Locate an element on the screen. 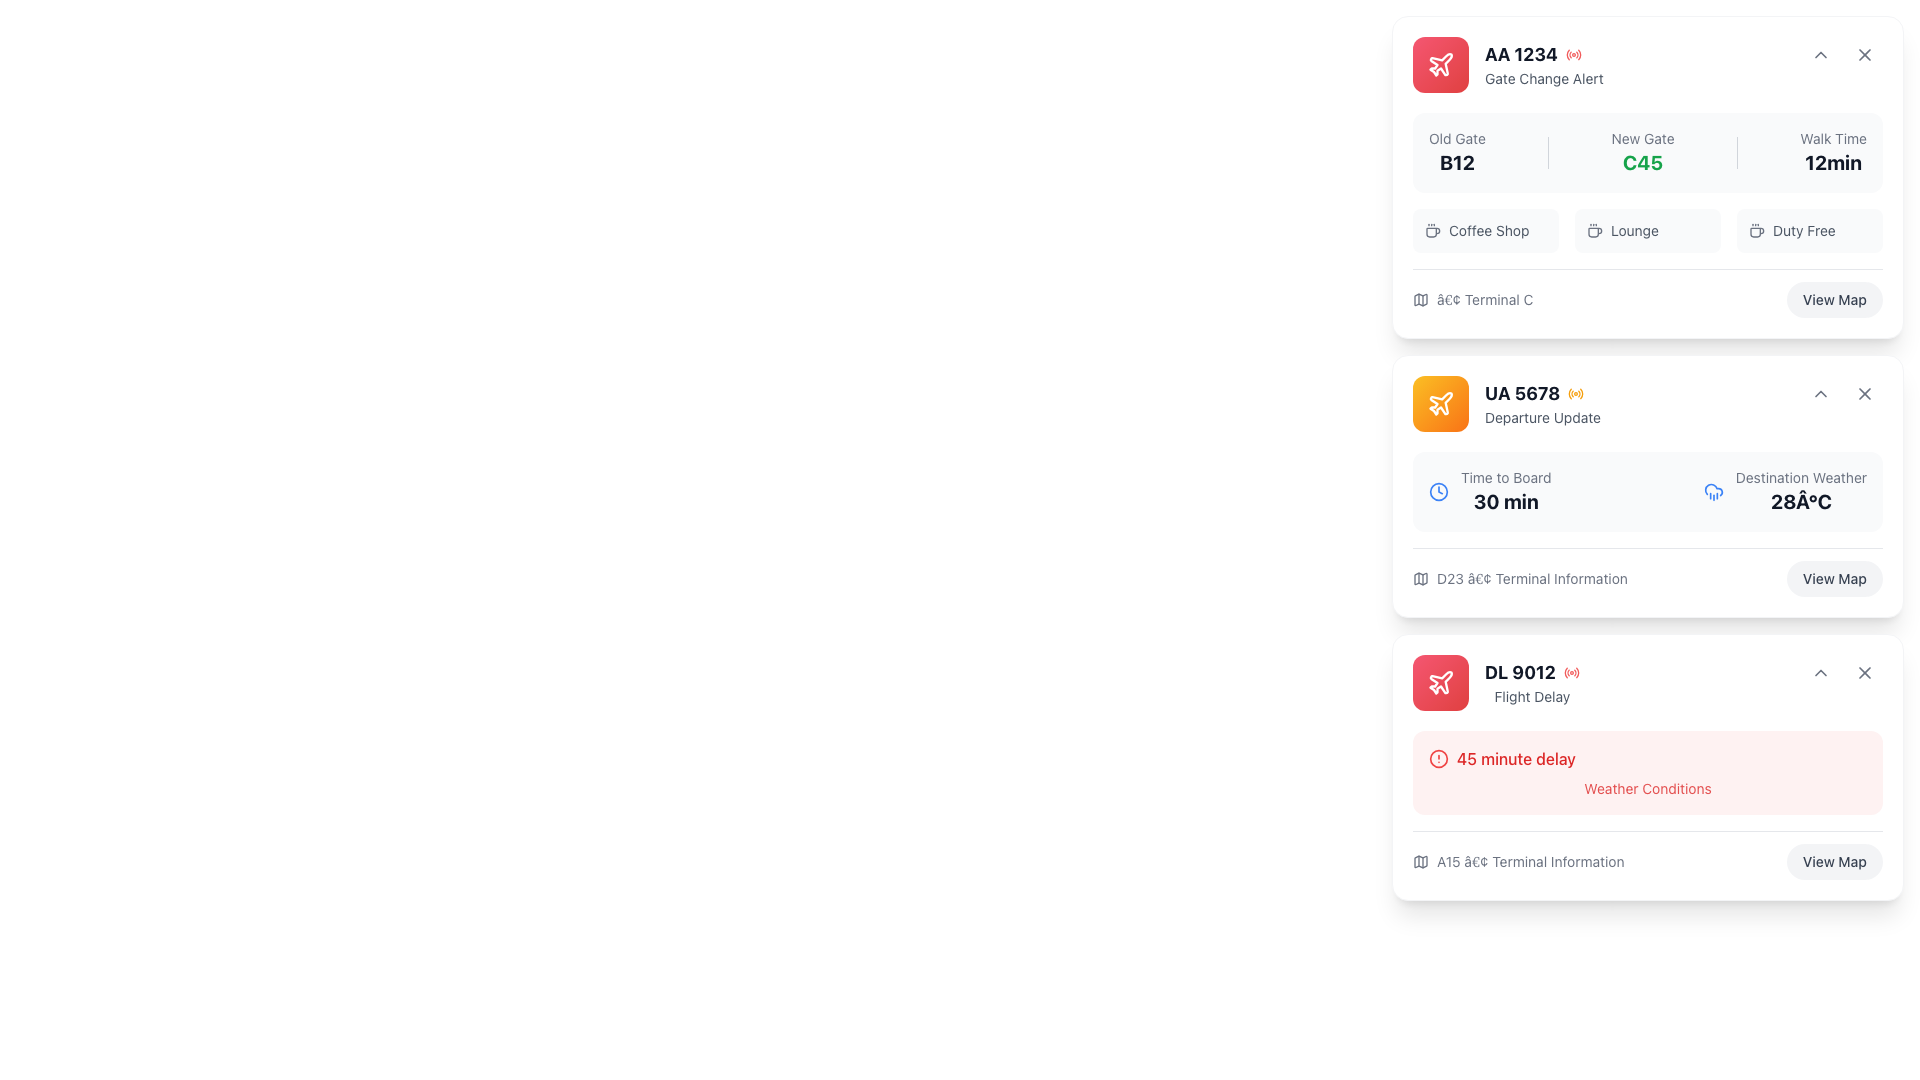  the text label displaying the flight identifier UA 5678 located in the top section of the second card on the right side of the interface, next to an orange icon is located at coordinates (1541, 393).